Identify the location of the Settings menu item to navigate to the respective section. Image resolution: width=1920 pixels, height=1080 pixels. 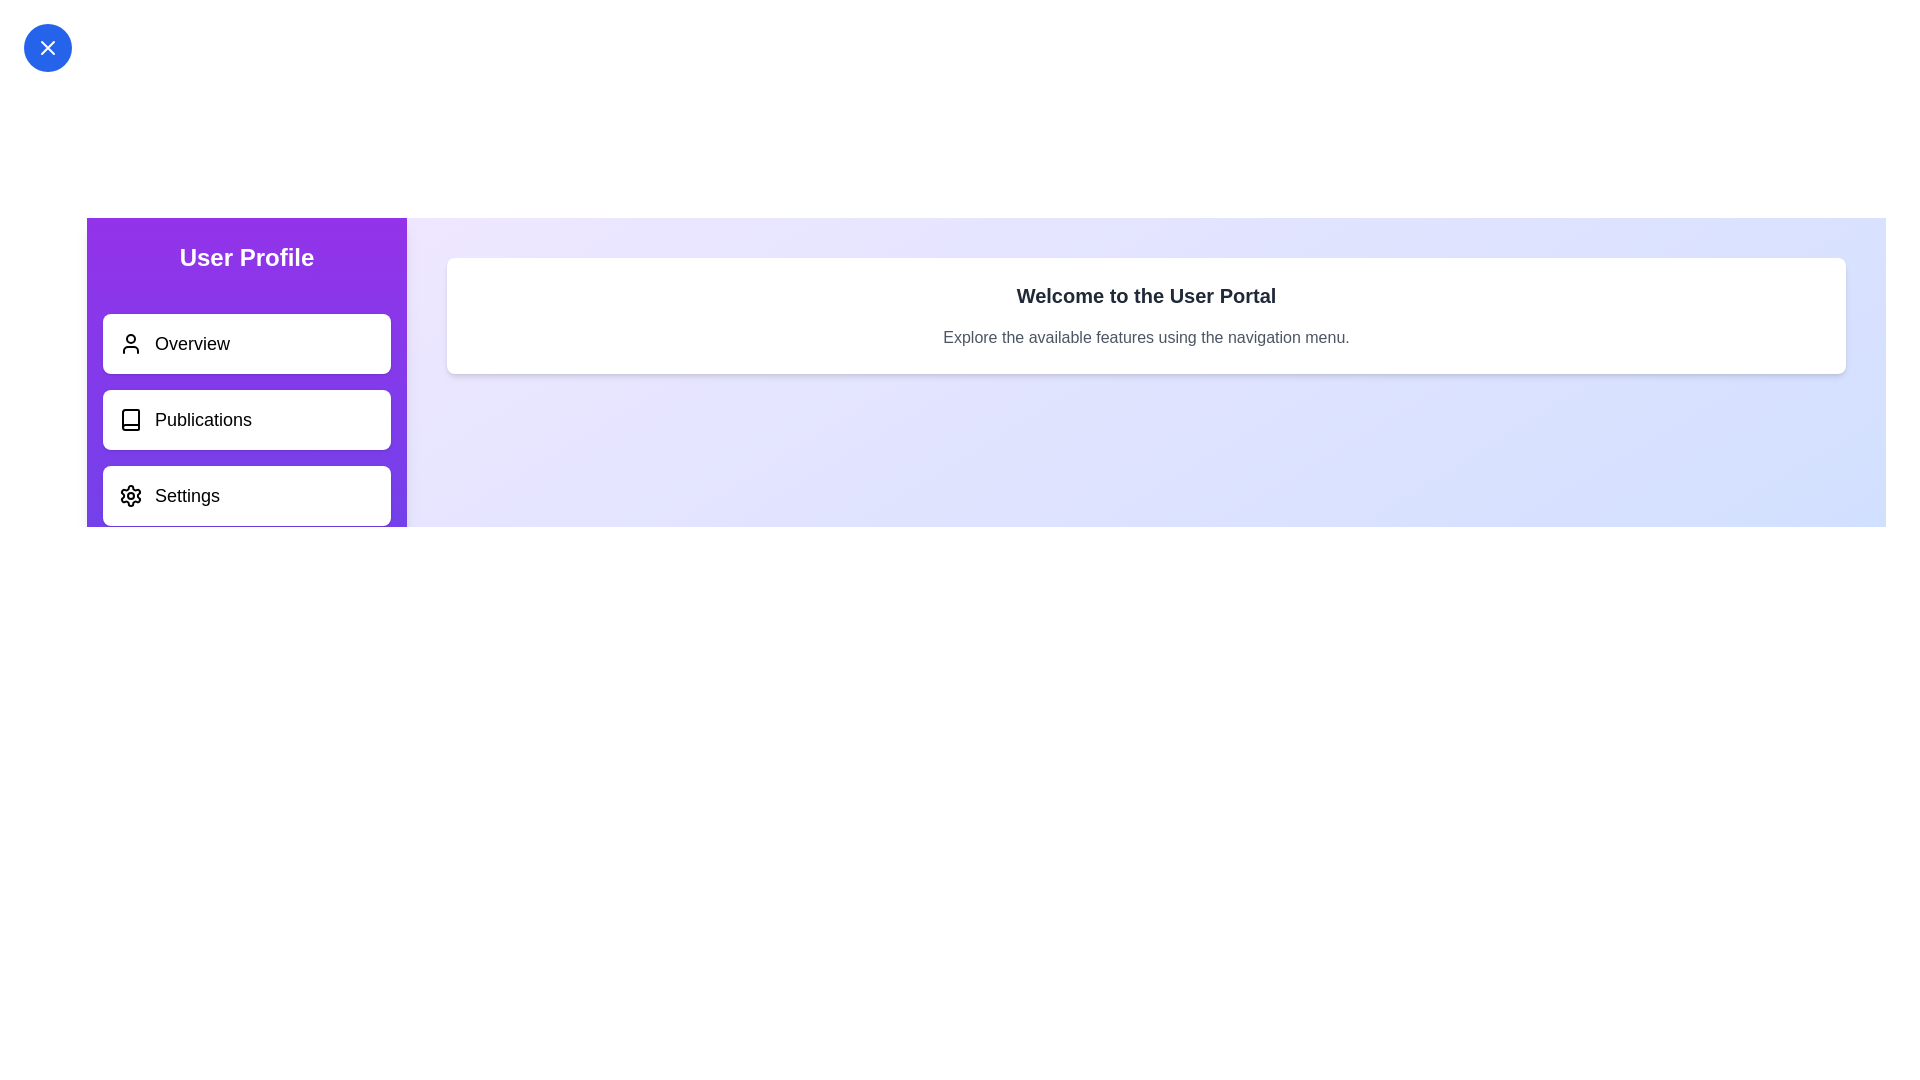
(245, 495).